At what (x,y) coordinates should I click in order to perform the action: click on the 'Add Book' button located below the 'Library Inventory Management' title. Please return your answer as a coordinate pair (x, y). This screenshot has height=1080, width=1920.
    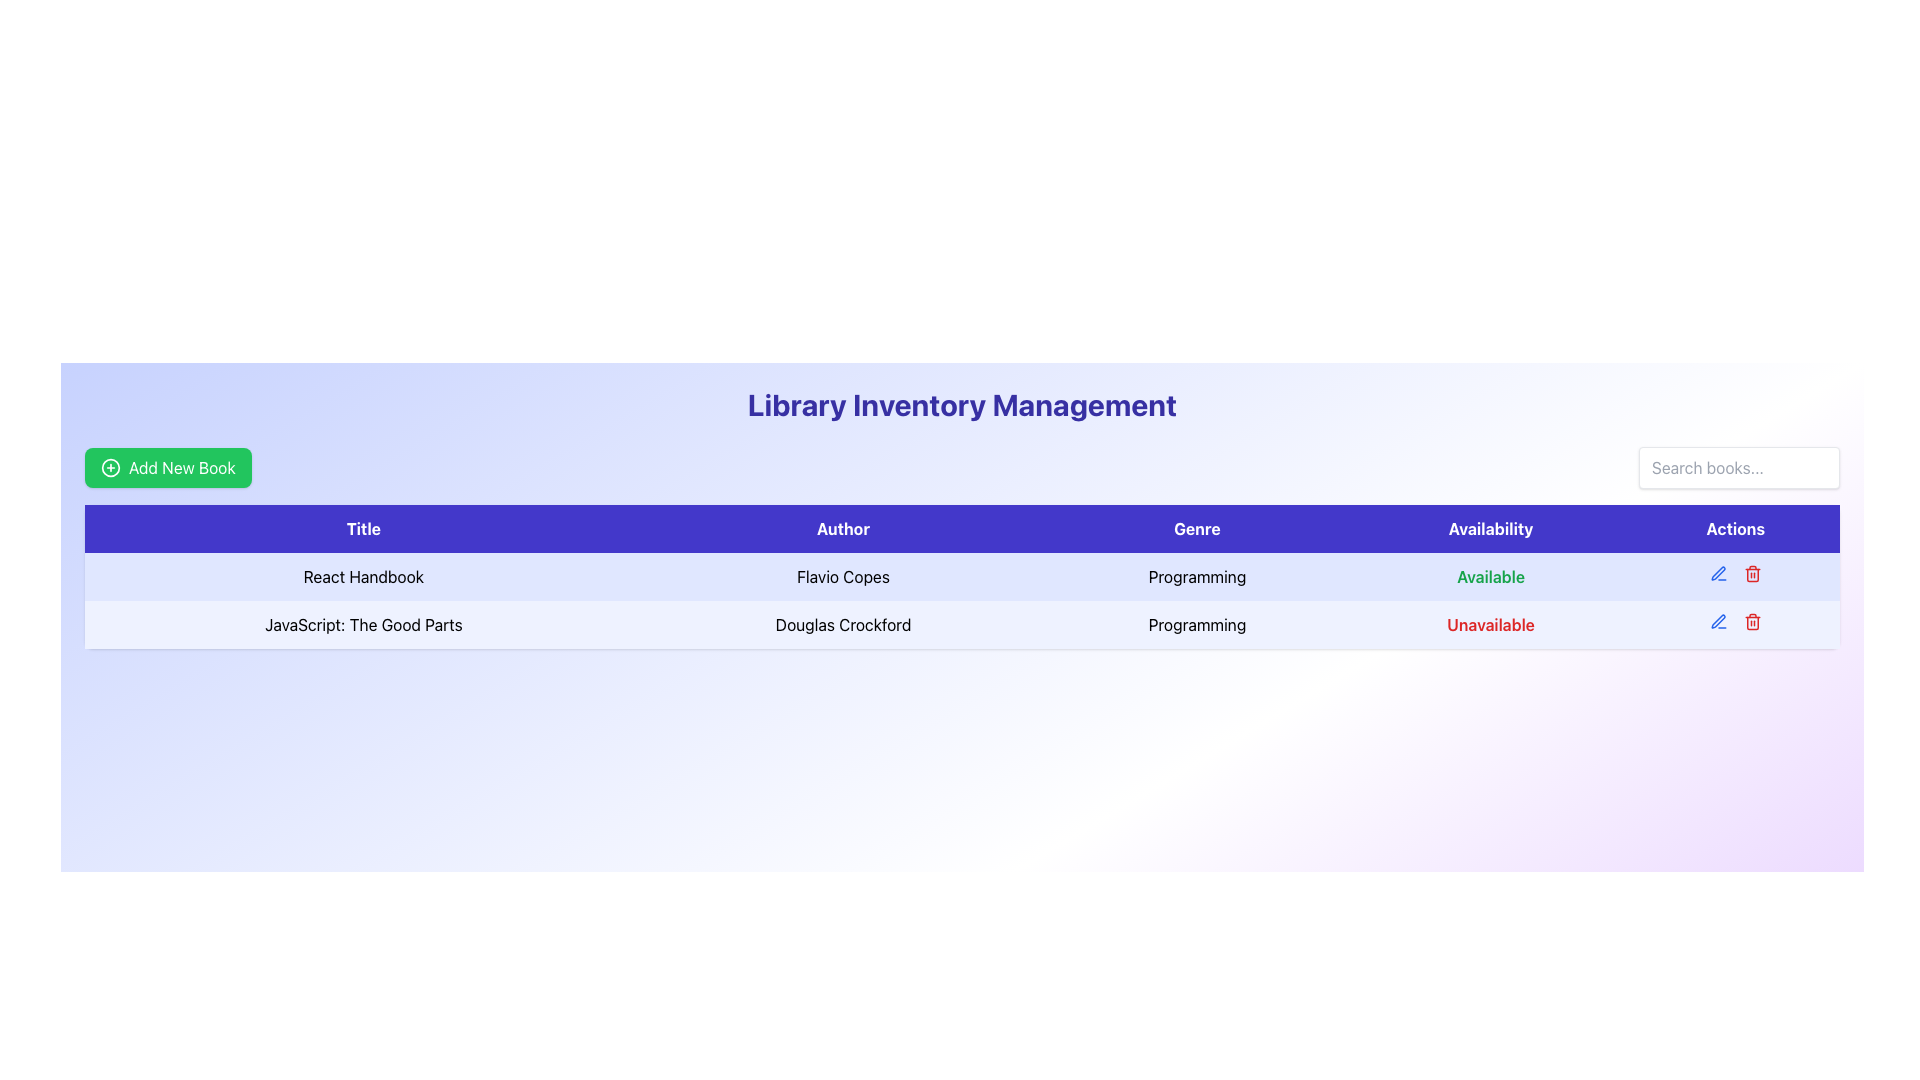
    Looking at the image, I should click on (168, 467).